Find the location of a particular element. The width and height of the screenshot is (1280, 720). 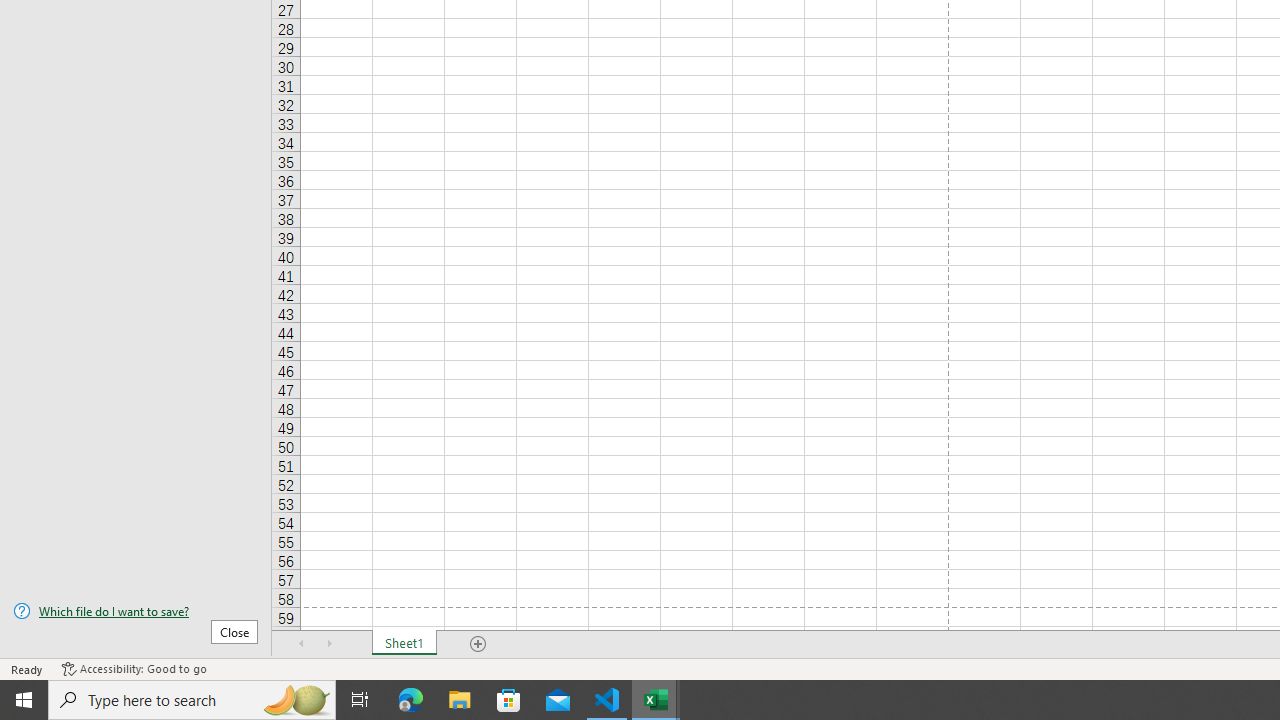

'Start' is located at coordinates (24, 698).